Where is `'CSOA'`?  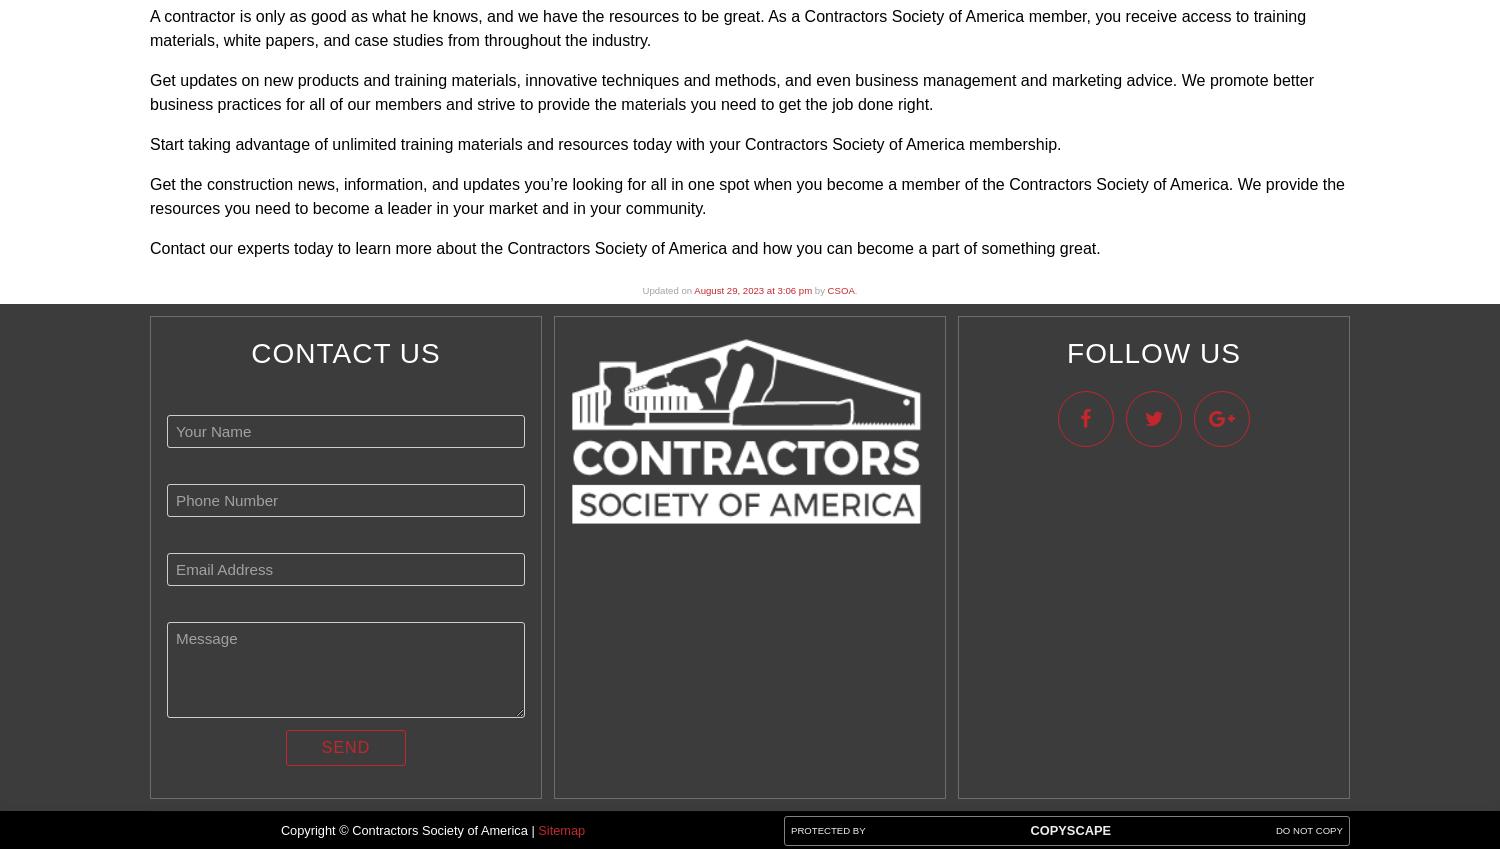
'CSOA' is located at coordinates (839, 289).